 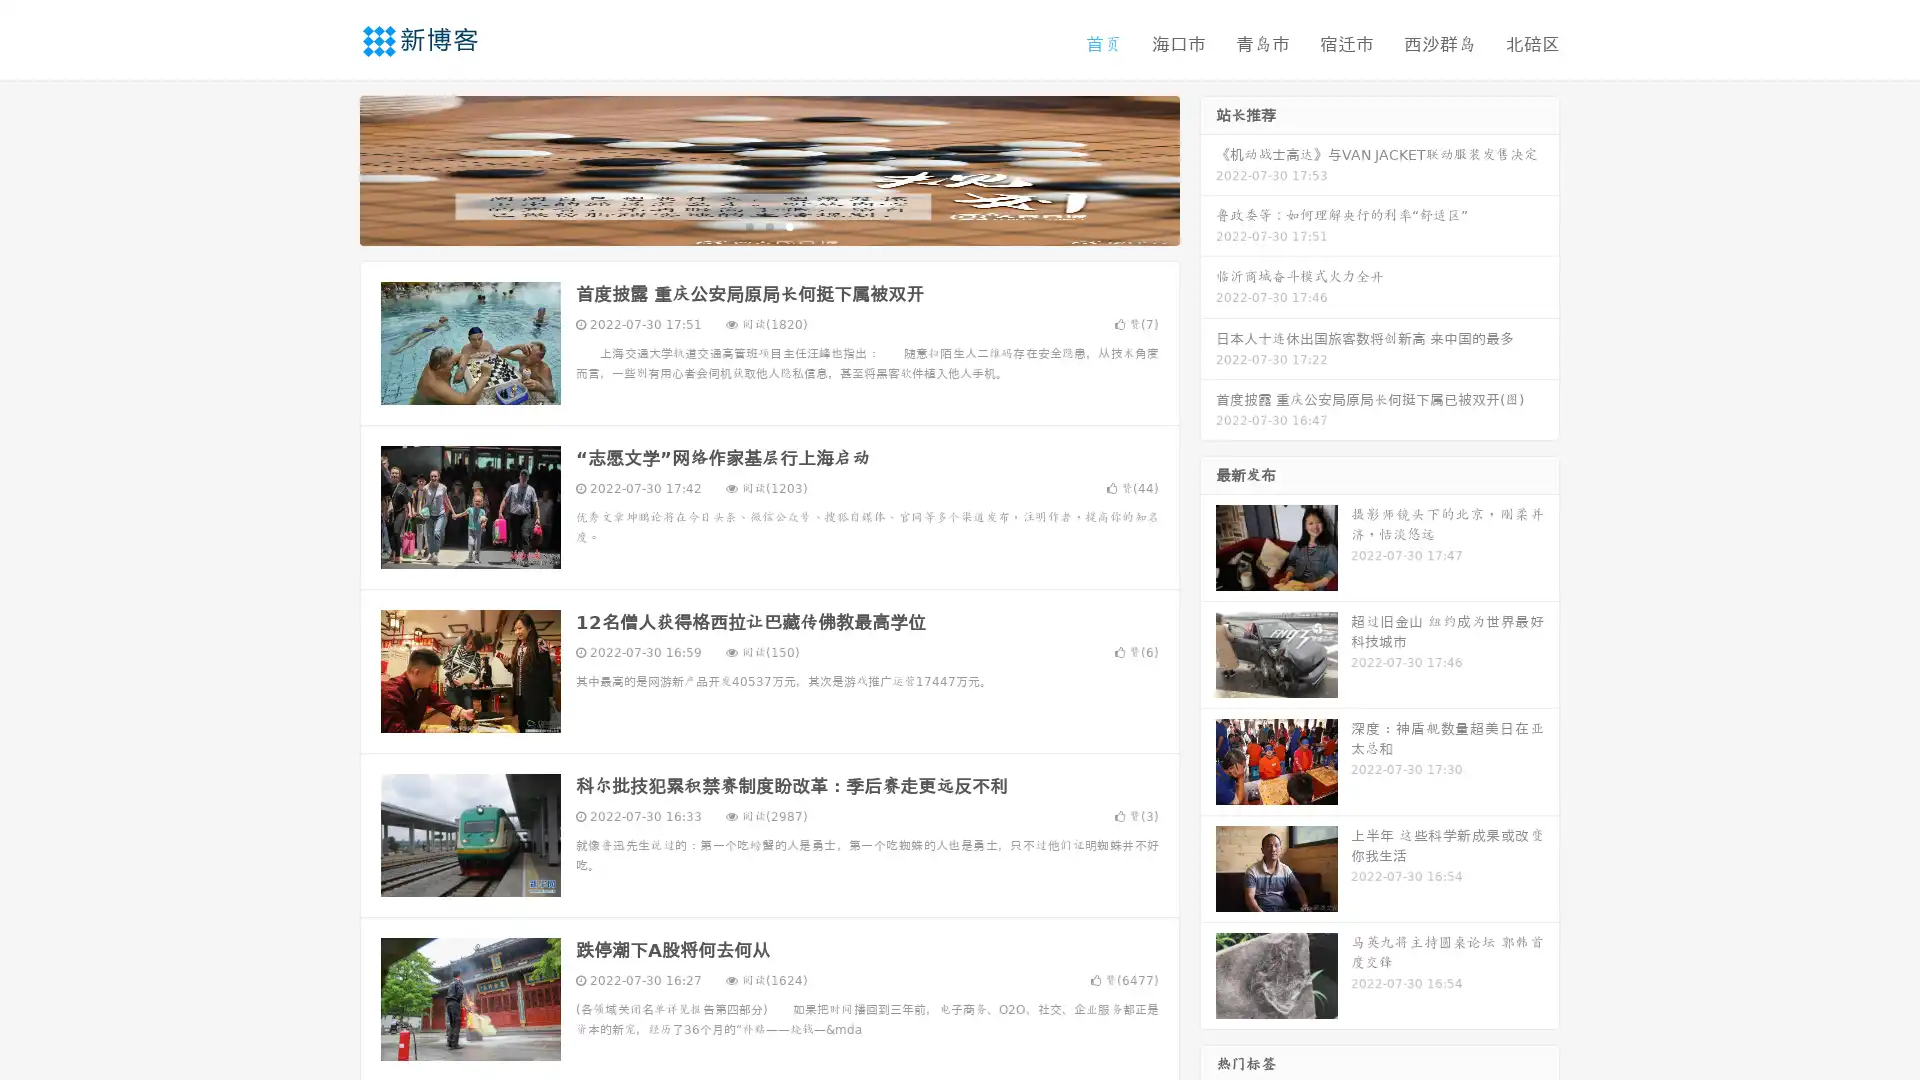 What do you see at coordinates (1208, 168) in the screenshot?
I see `Next slide` at bounding box center [1208, 168].